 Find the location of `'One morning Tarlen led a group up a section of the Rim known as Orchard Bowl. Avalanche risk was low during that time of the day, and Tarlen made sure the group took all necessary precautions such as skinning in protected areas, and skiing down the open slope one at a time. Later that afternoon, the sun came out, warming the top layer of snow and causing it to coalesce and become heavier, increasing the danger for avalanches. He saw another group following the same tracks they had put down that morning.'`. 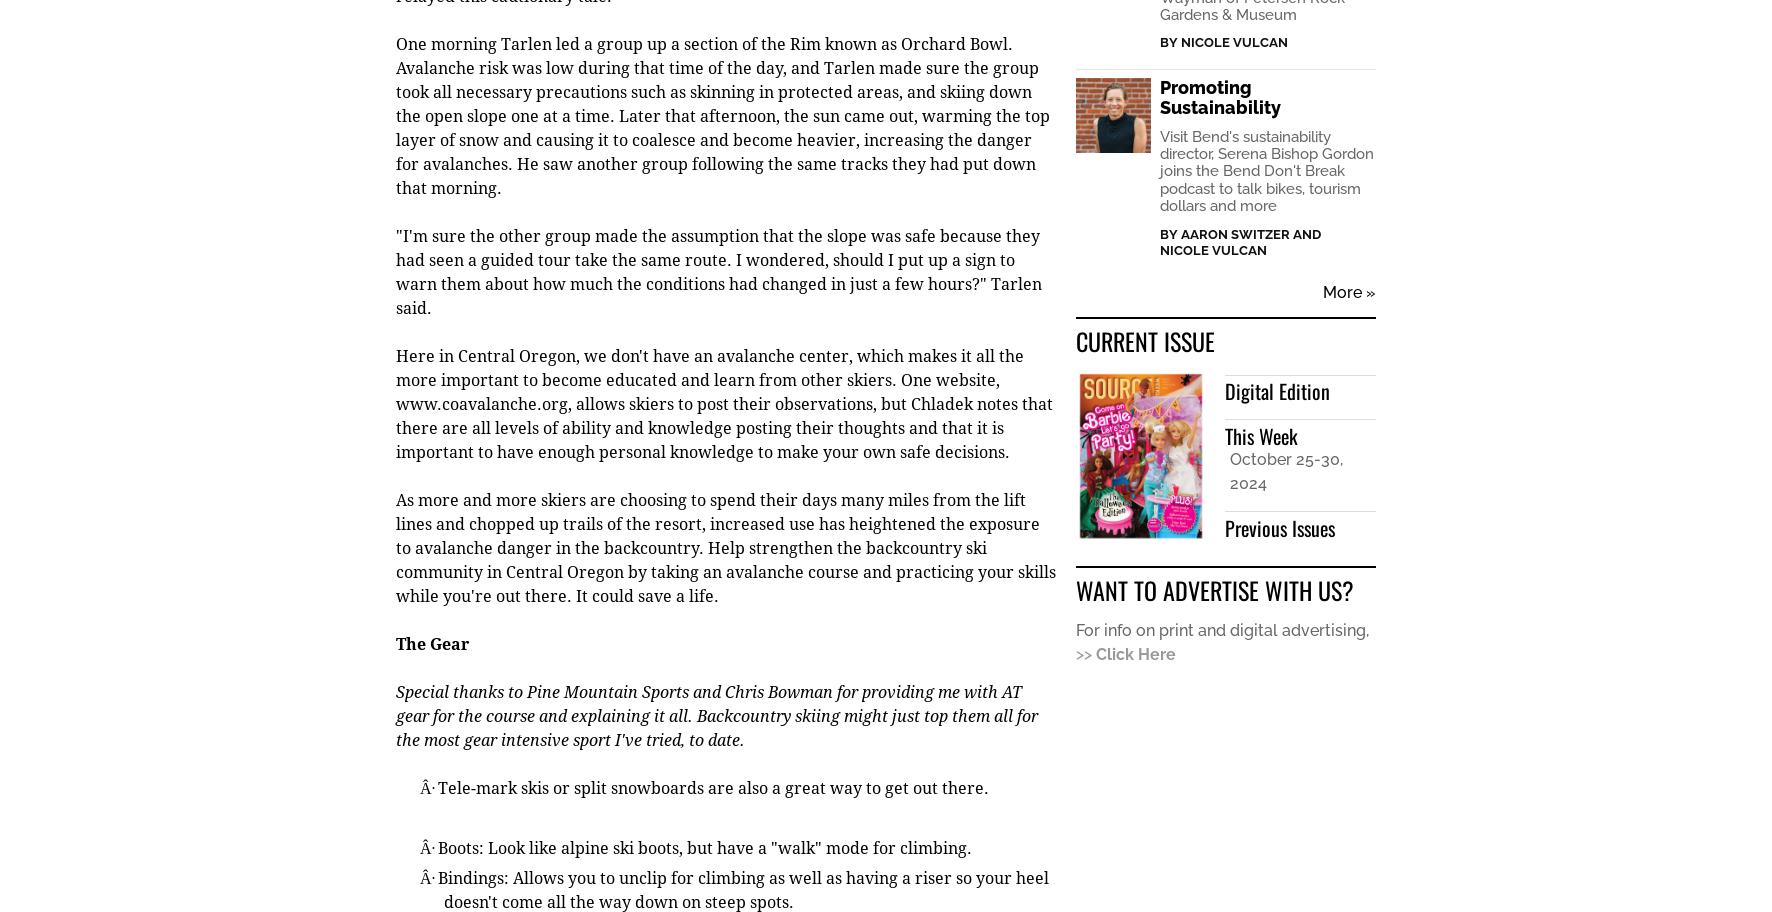

'One morning Tarlen led a group up a section of the Rim known as Orchard Bowl. Avalanche risk was low during that time of the day, and Tarlen made sure the group took all necessary precautions such as skinning in protected areas, and skiing down the open slope one at a time. Later that afternoon, the sun came out, warming the top layer of snow and causing it to coalesce and become heavier, increasing the danger for avalanches. He saw another group following the same tracks they had put down that morning.' is located at coordinates (721, 116).